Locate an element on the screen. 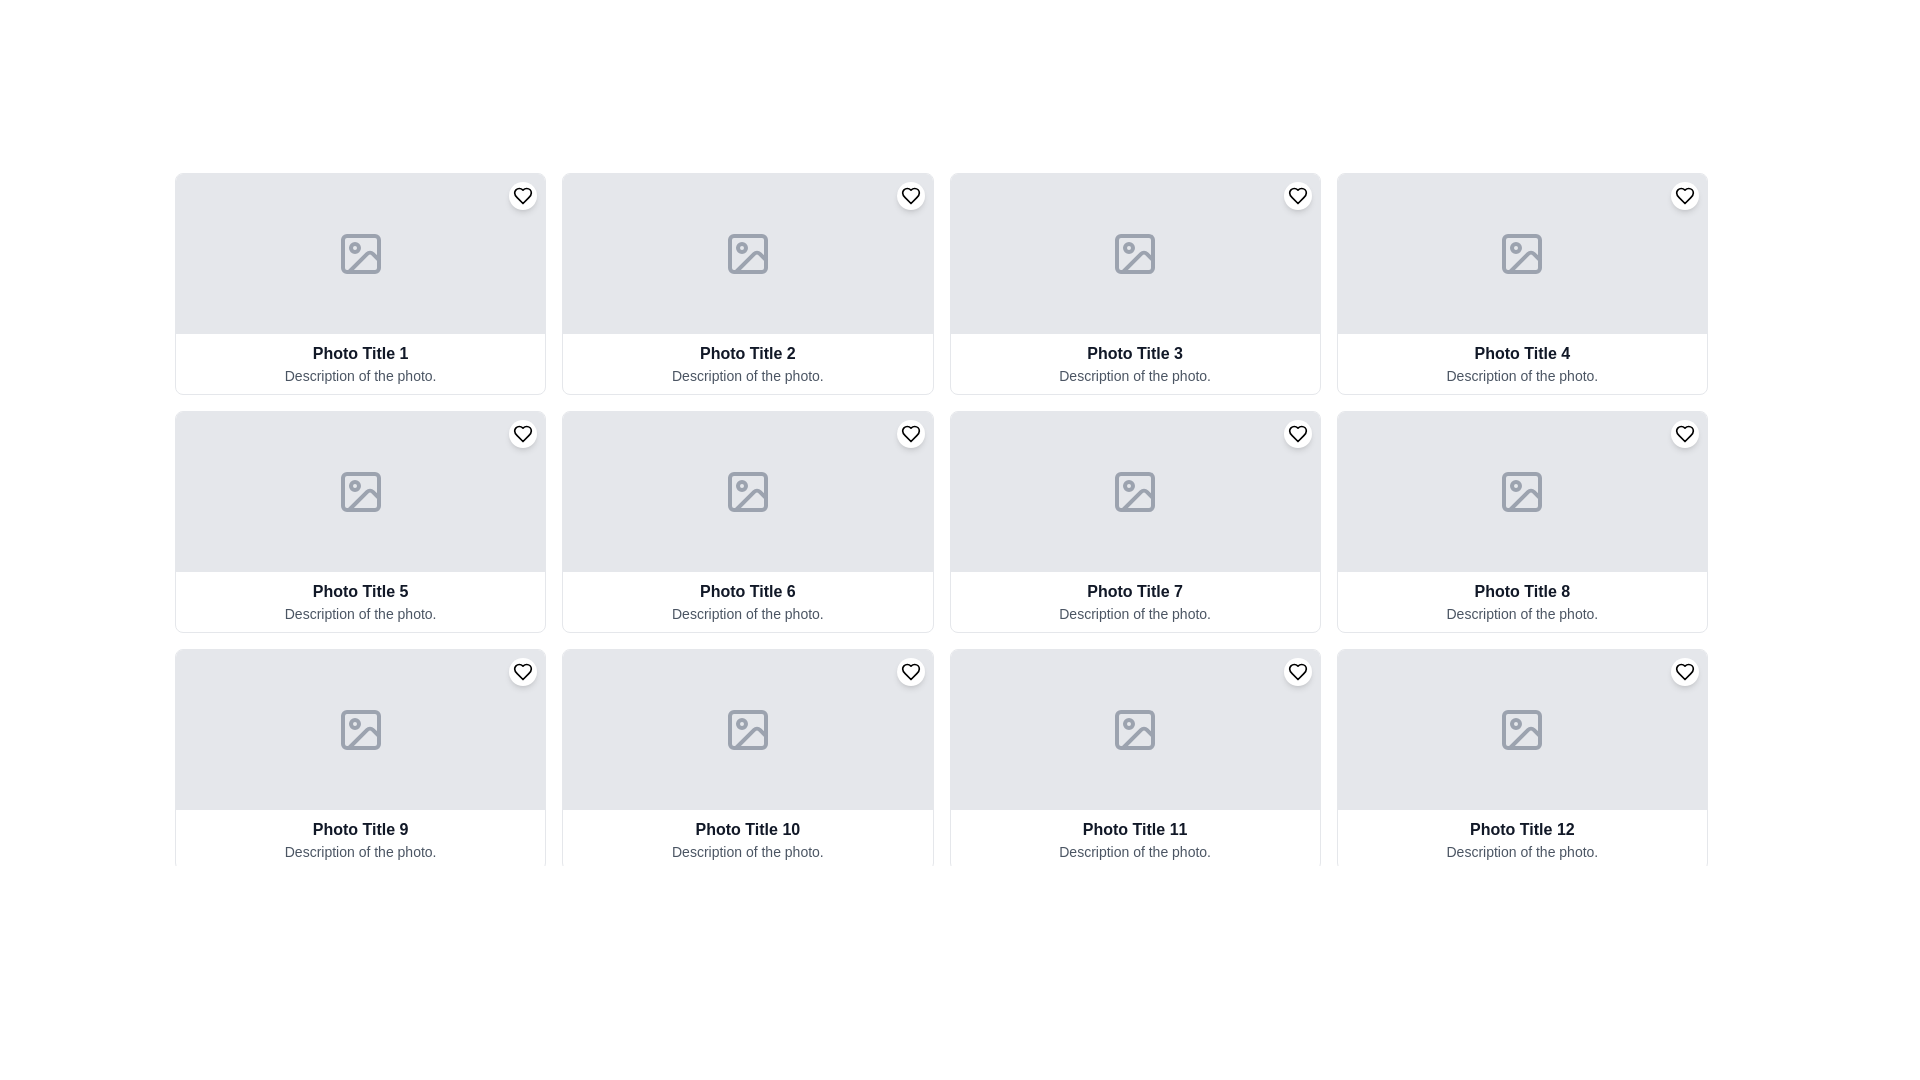 The width and height of the screenshot is (1920, 1080). the 'like' icon located in the upper-right corner of the second card from the left in the top row of the grid layout to mark the associated content as liked is located at coordinates (909, 196).